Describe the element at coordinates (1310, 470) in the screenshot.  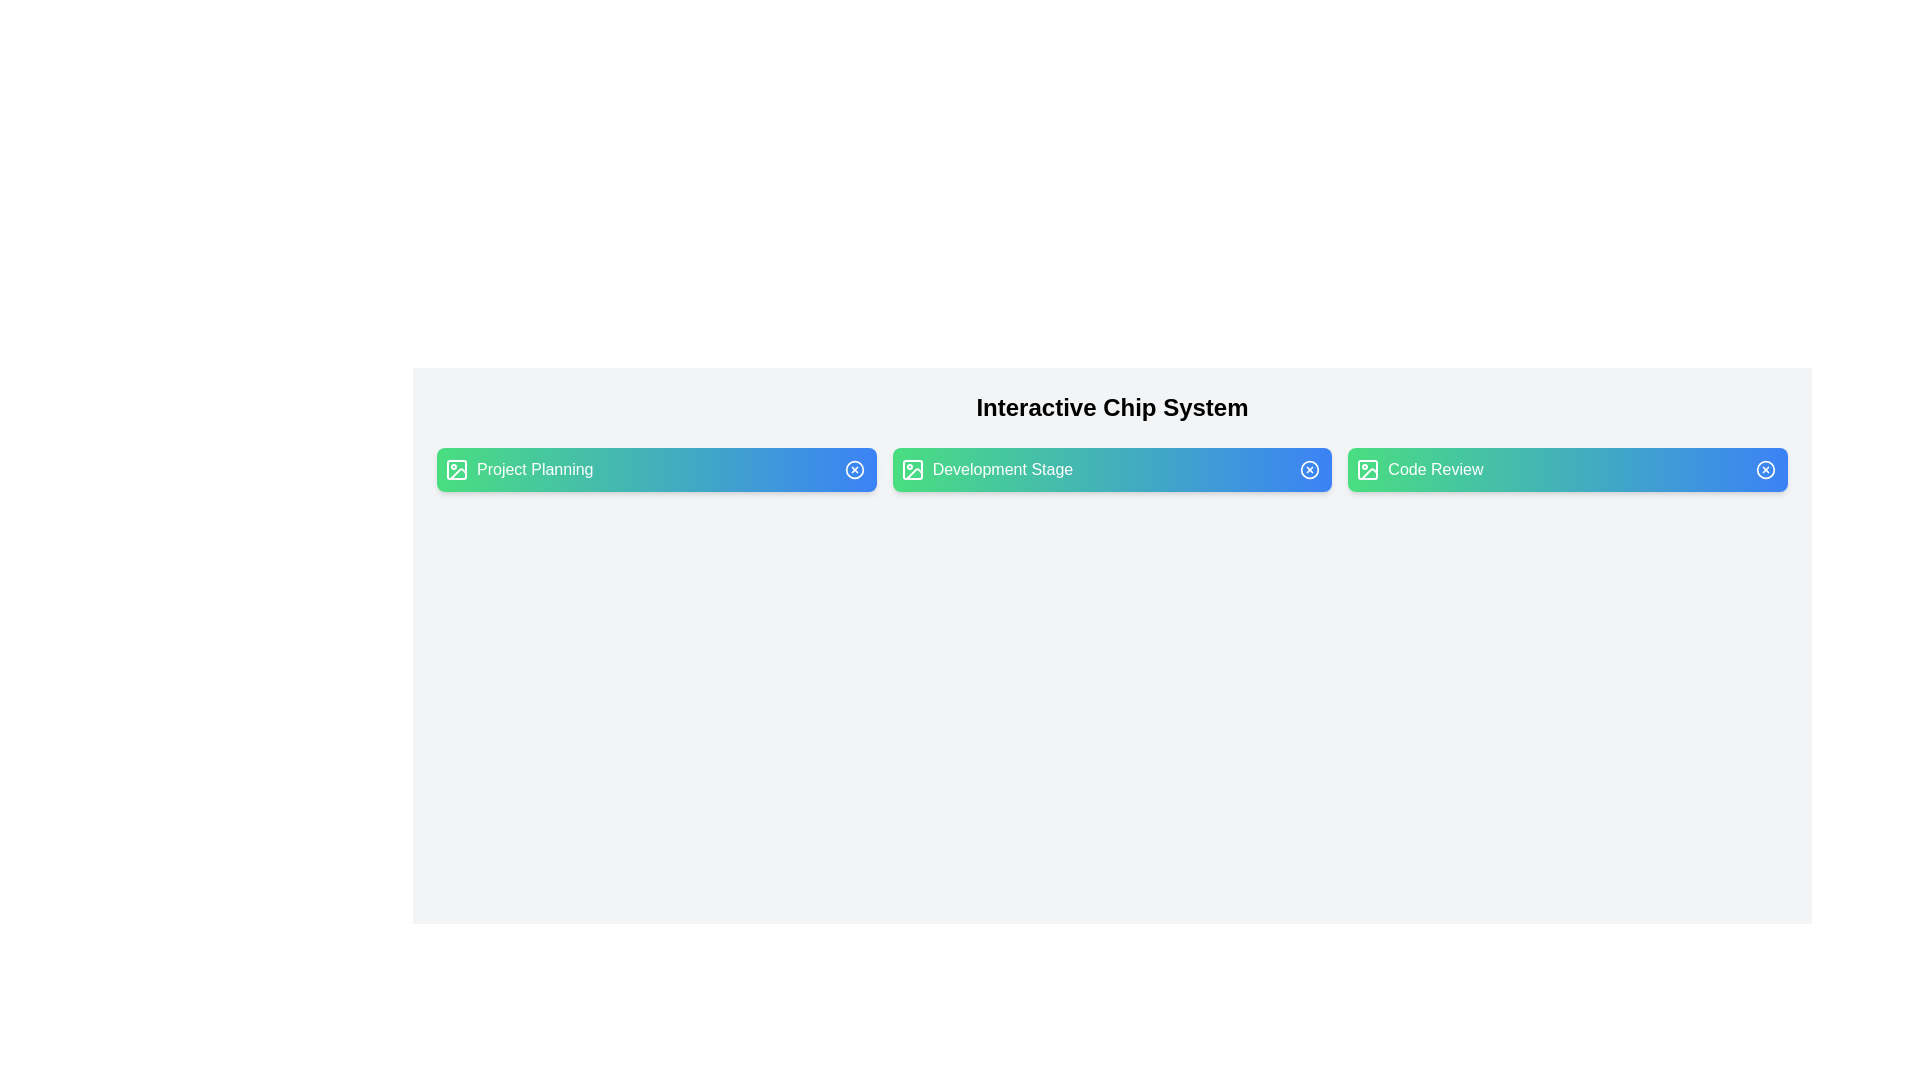
I see `remove button of the chip labeled 'Development Stage' to delete it` at that location.